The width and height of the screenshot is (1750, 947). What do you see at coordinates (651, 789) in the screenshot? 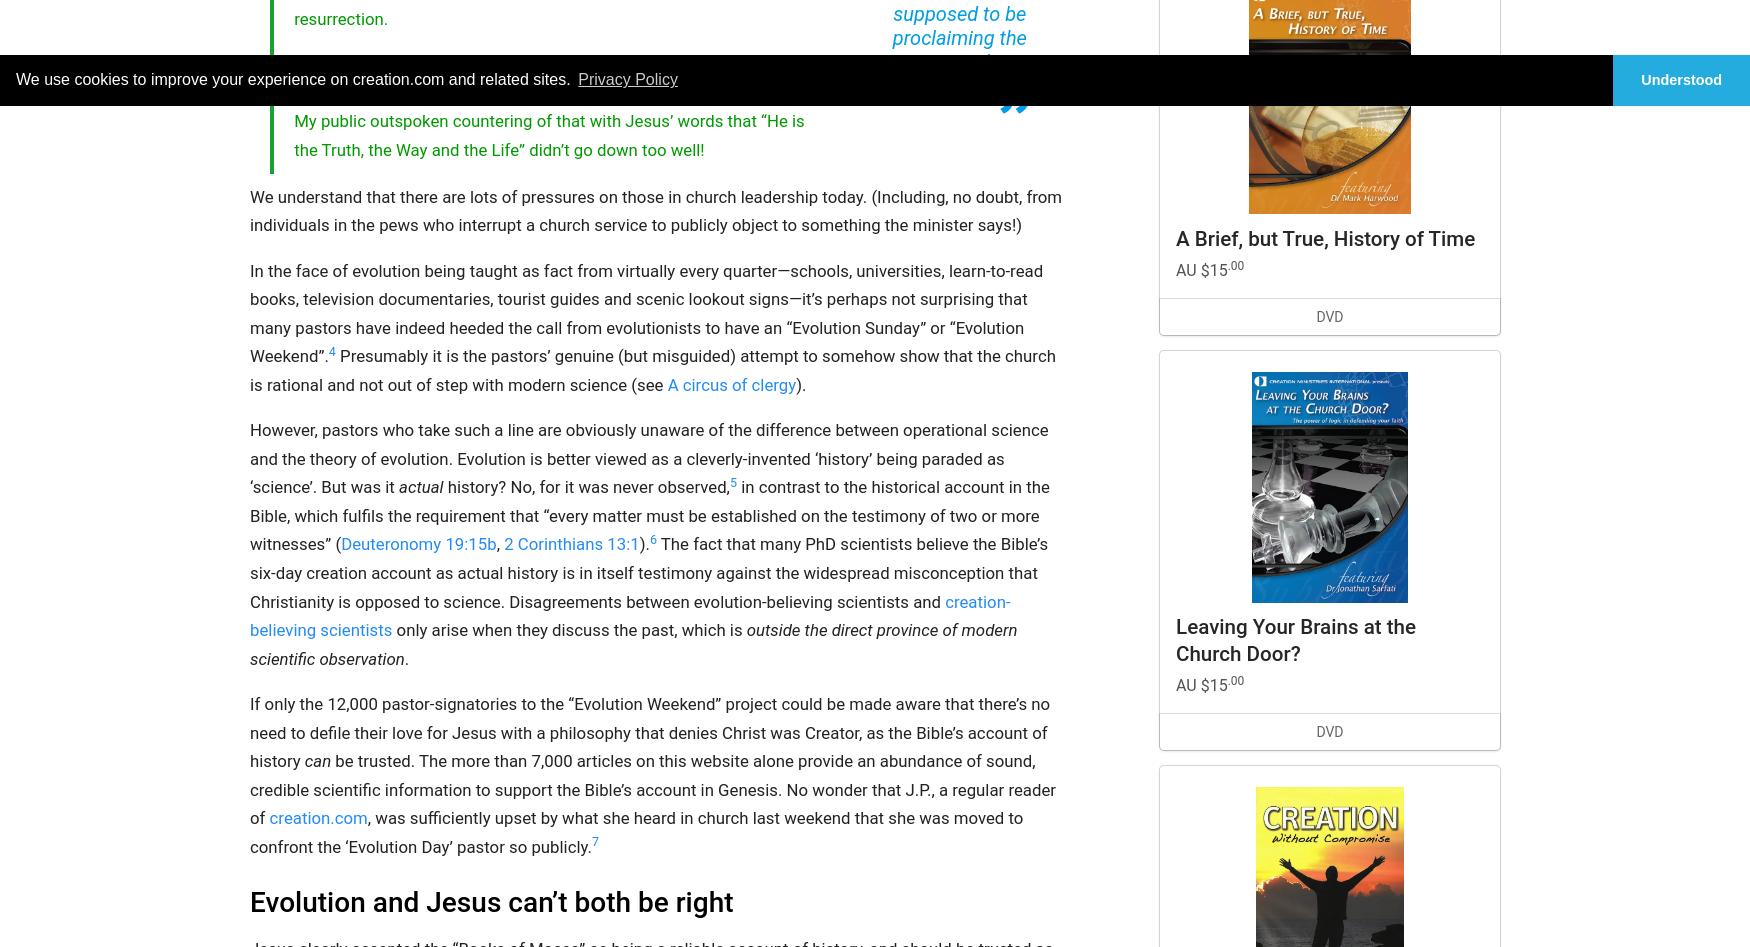
I see `'be trusted. The more than 7,000 articles on this website alone provide
an abundance of sound, credible scientific information to support the Bible’s
account in Genesis. No wonder that J.P., a regular reader of'` at bounding box center [651, 789].